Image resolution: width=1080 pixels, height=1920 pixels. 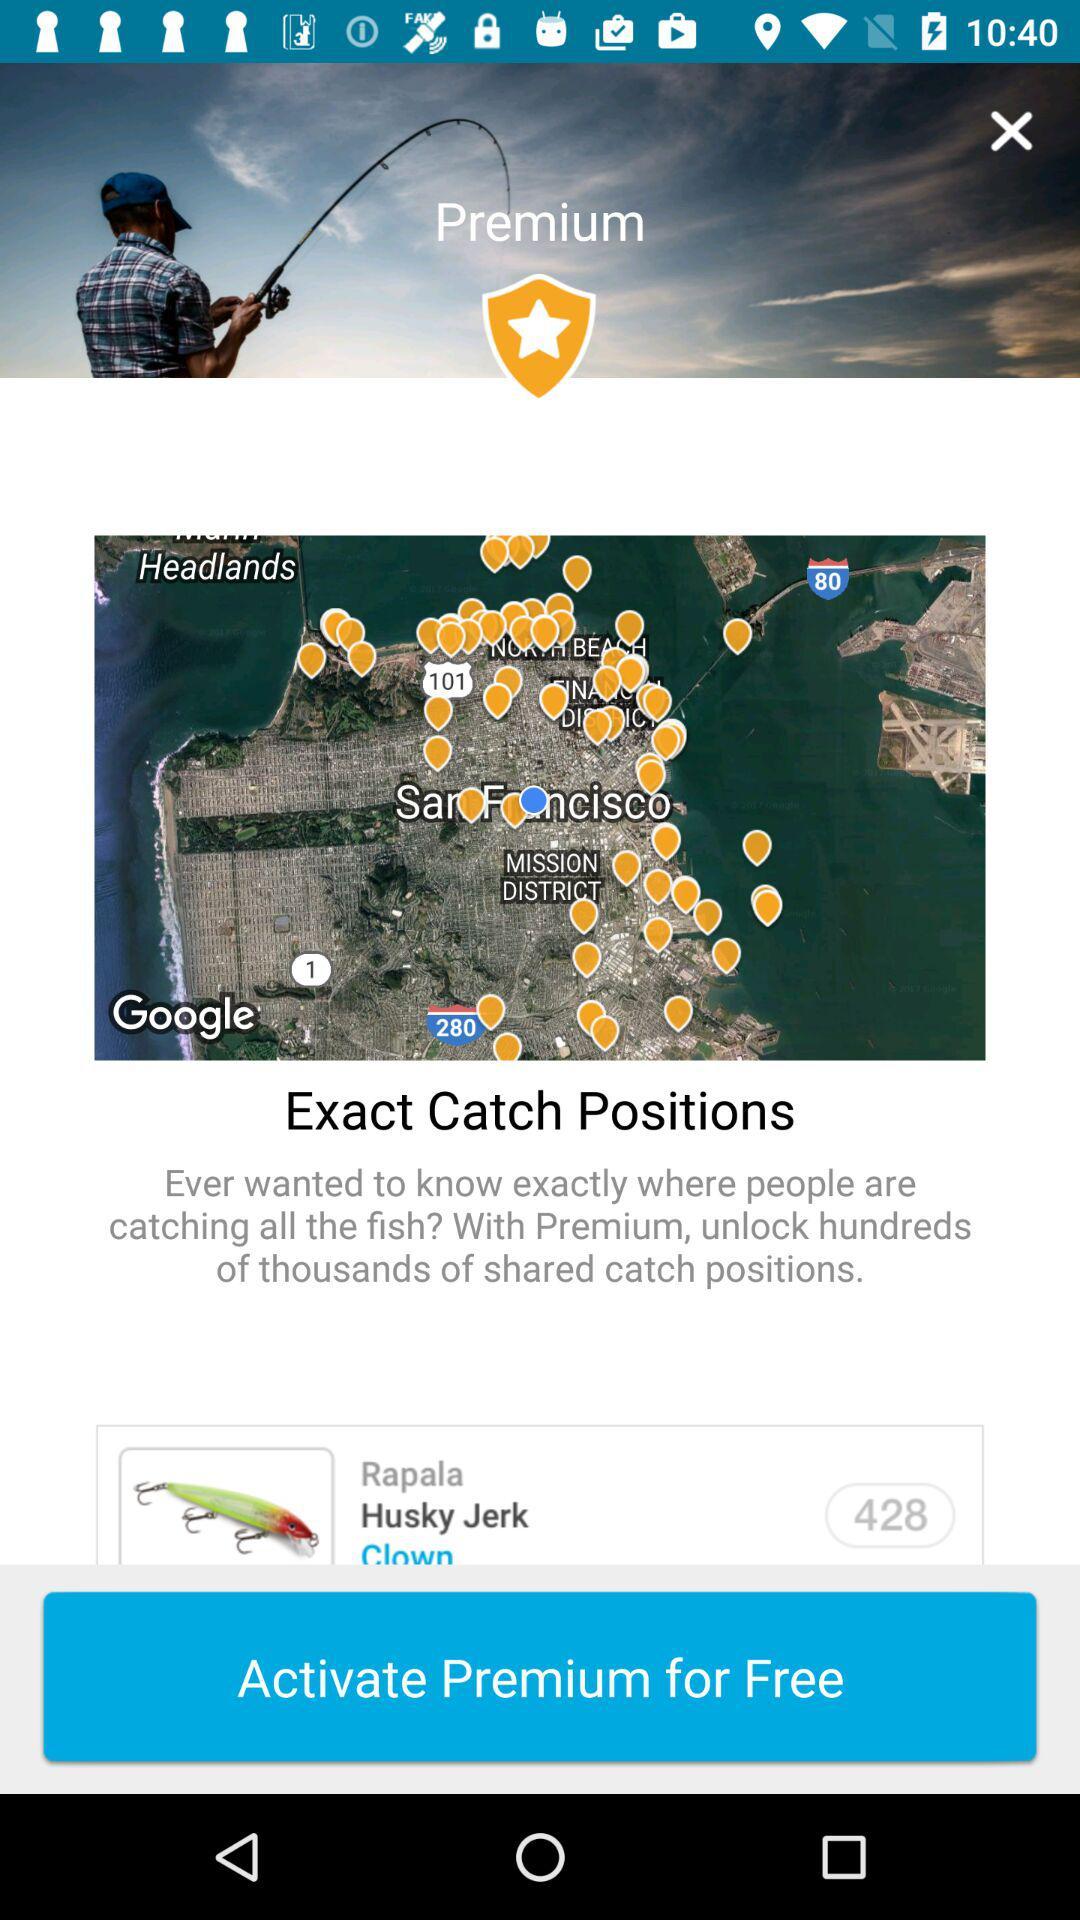 What do you see at coordinates (1011, 130) in the screenshot?
I see `icon to the right of the premium item` at bounding box center [1011, 130].